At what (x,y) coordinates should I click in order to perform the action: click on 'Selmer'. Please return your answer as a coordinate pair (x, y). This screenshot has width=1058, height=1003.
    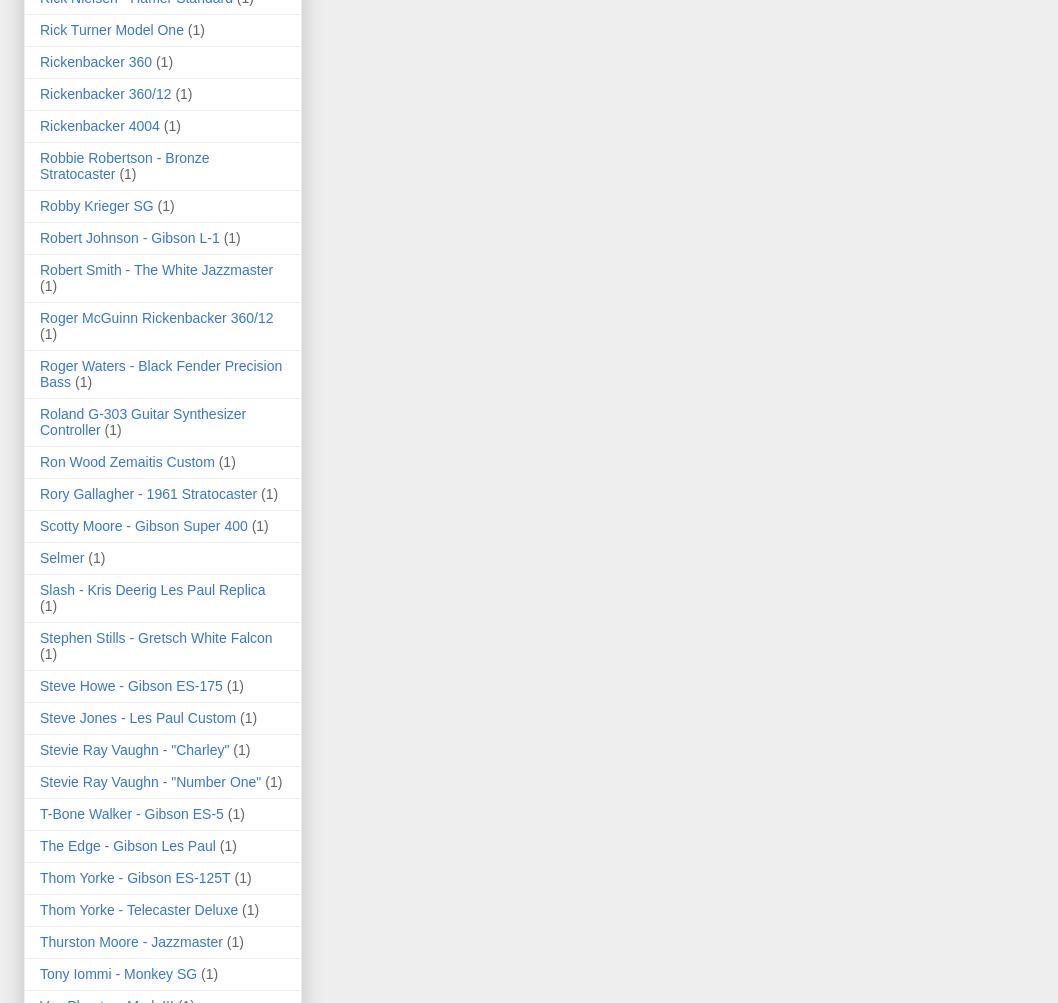
    Looking at the image, I should click on (39, 555).